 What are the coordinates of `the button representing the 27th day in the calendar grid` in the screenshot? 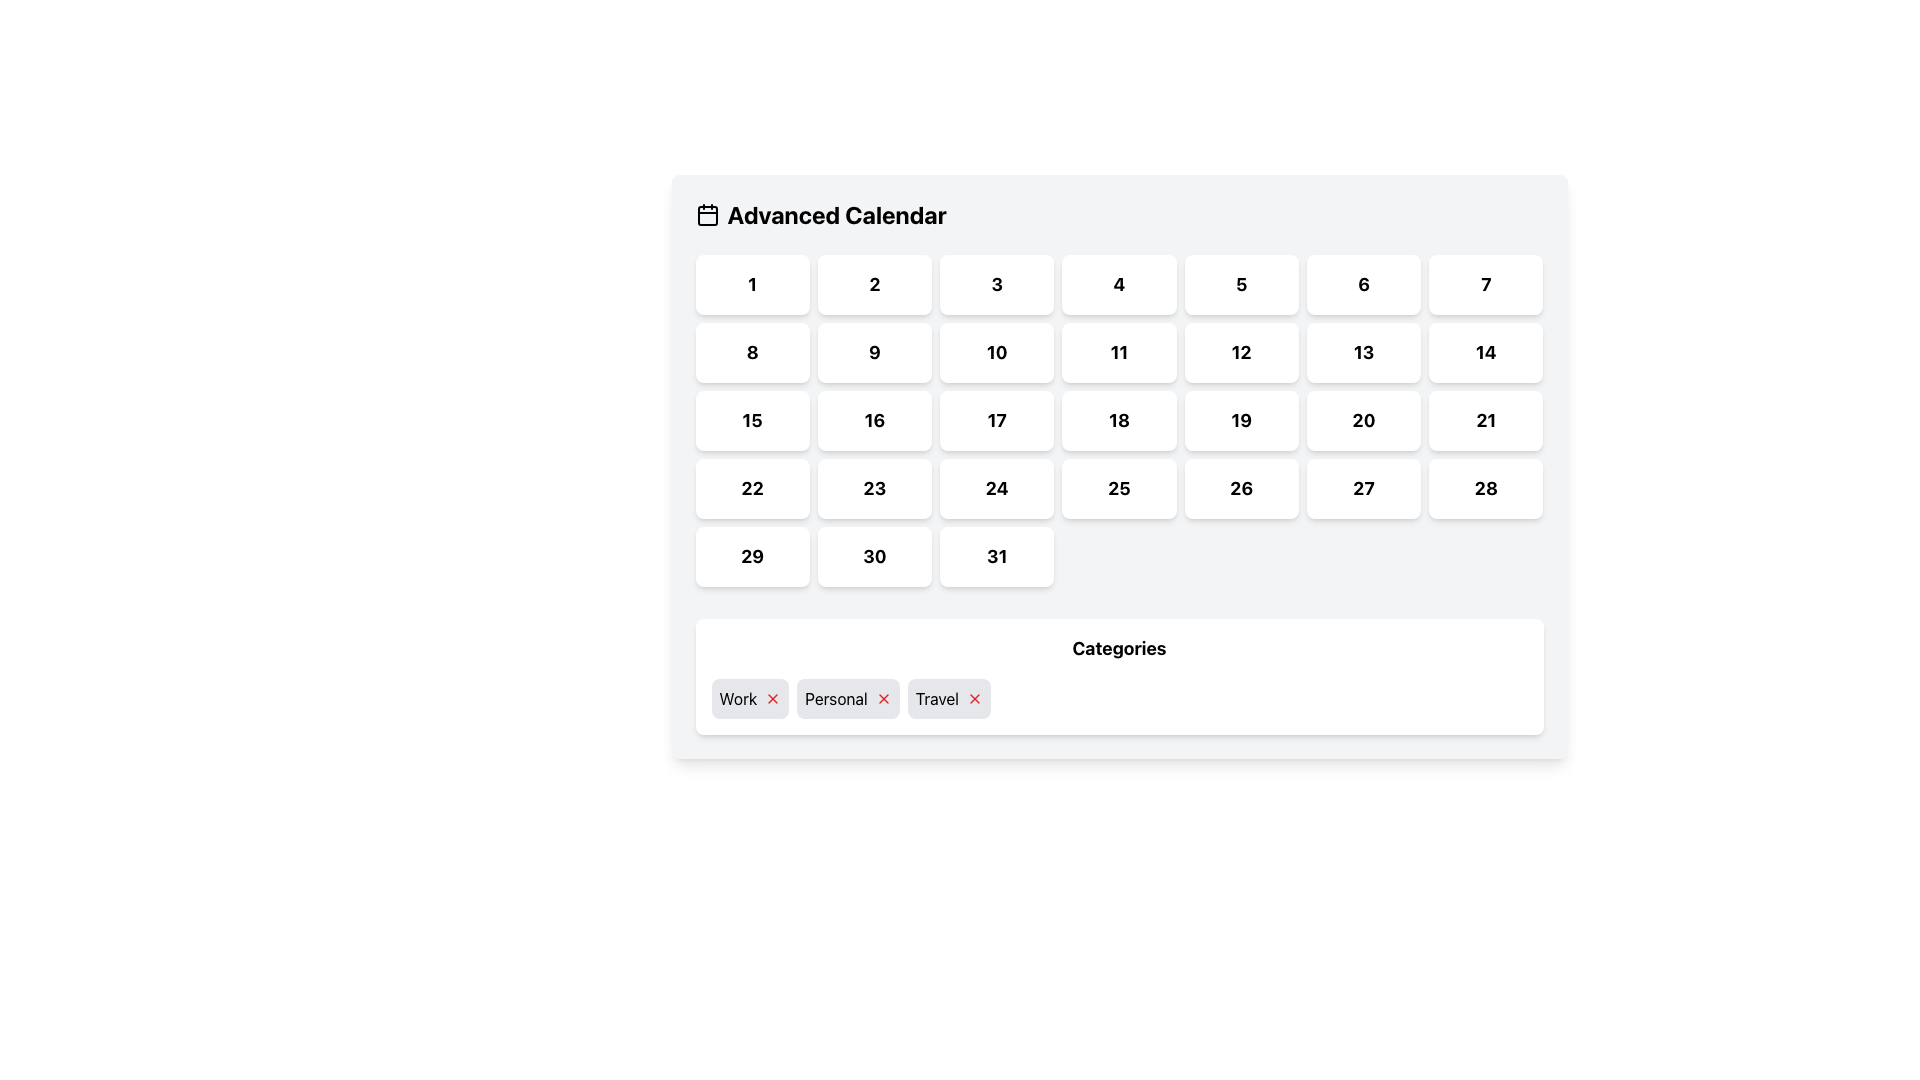 It's located at (1362, 489).